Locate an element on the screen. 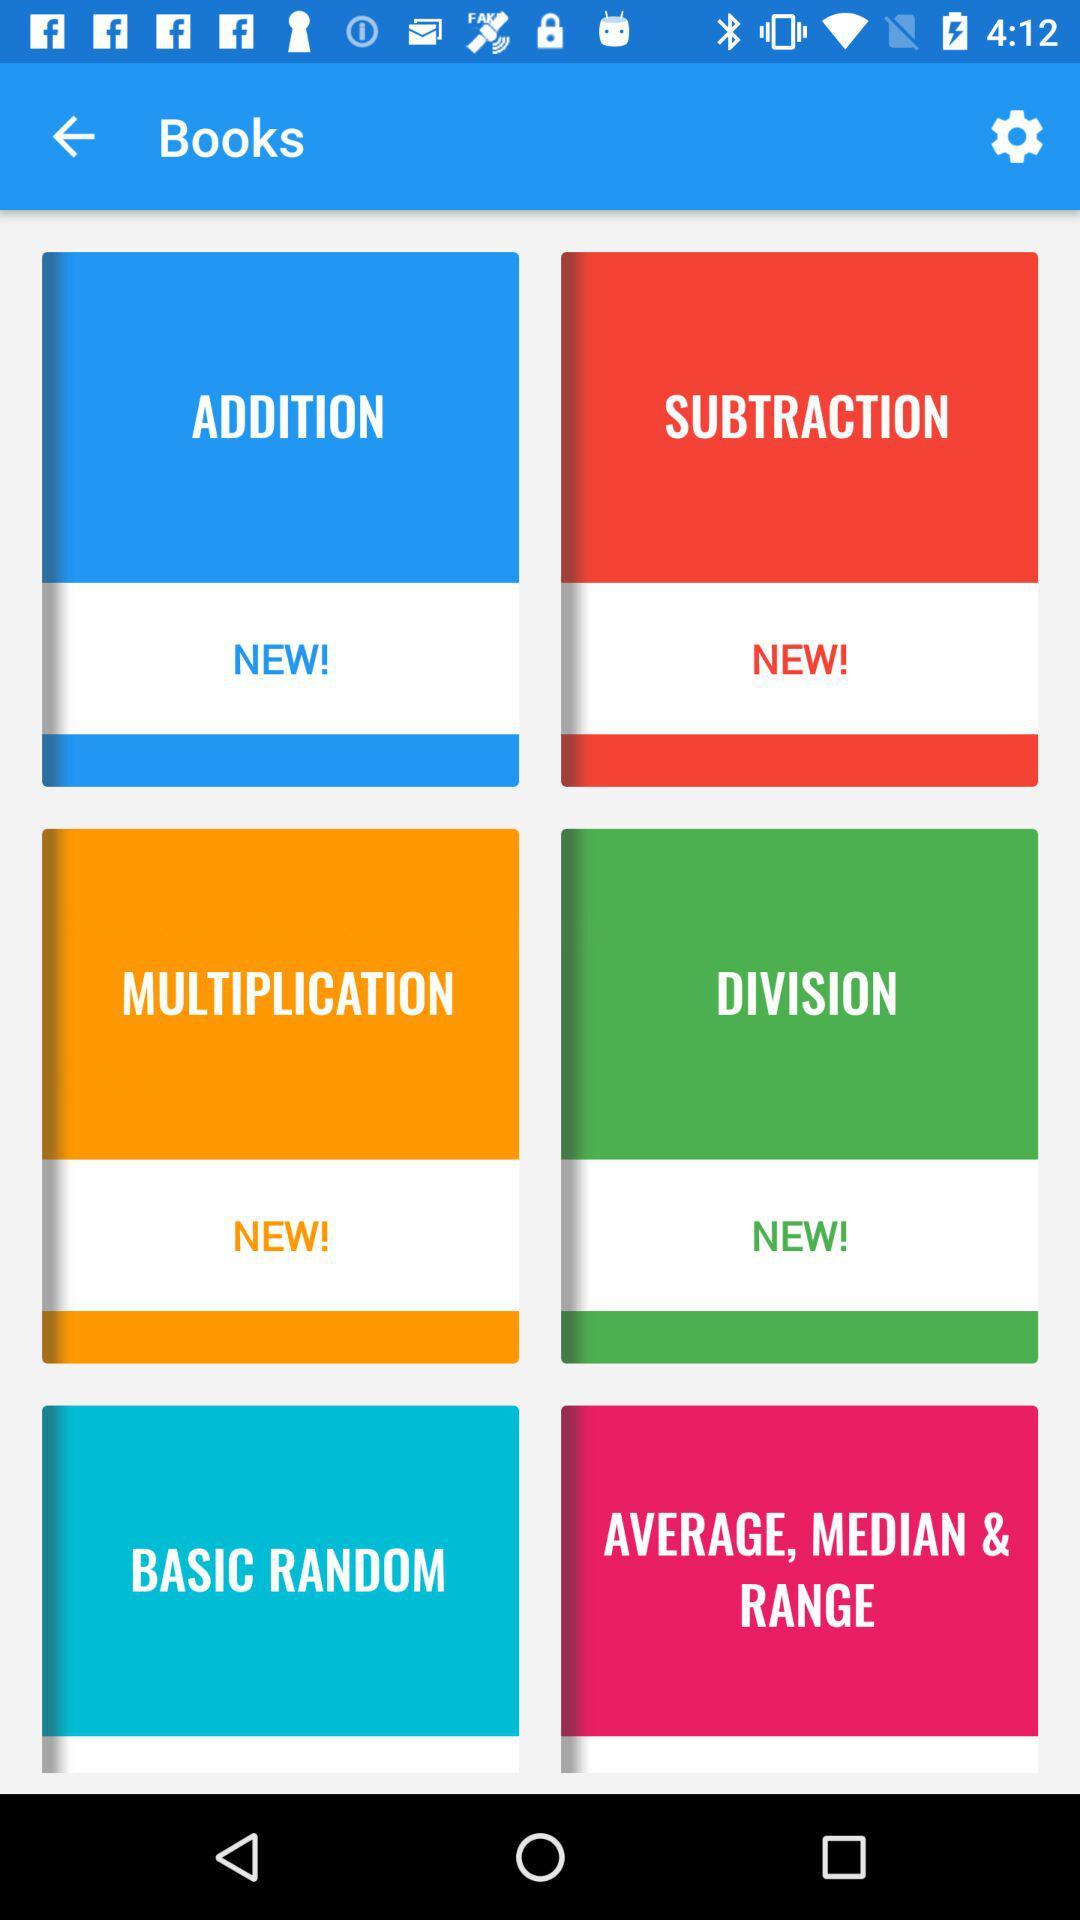  item above subtraction icon is located at coordinates (1017, 135).